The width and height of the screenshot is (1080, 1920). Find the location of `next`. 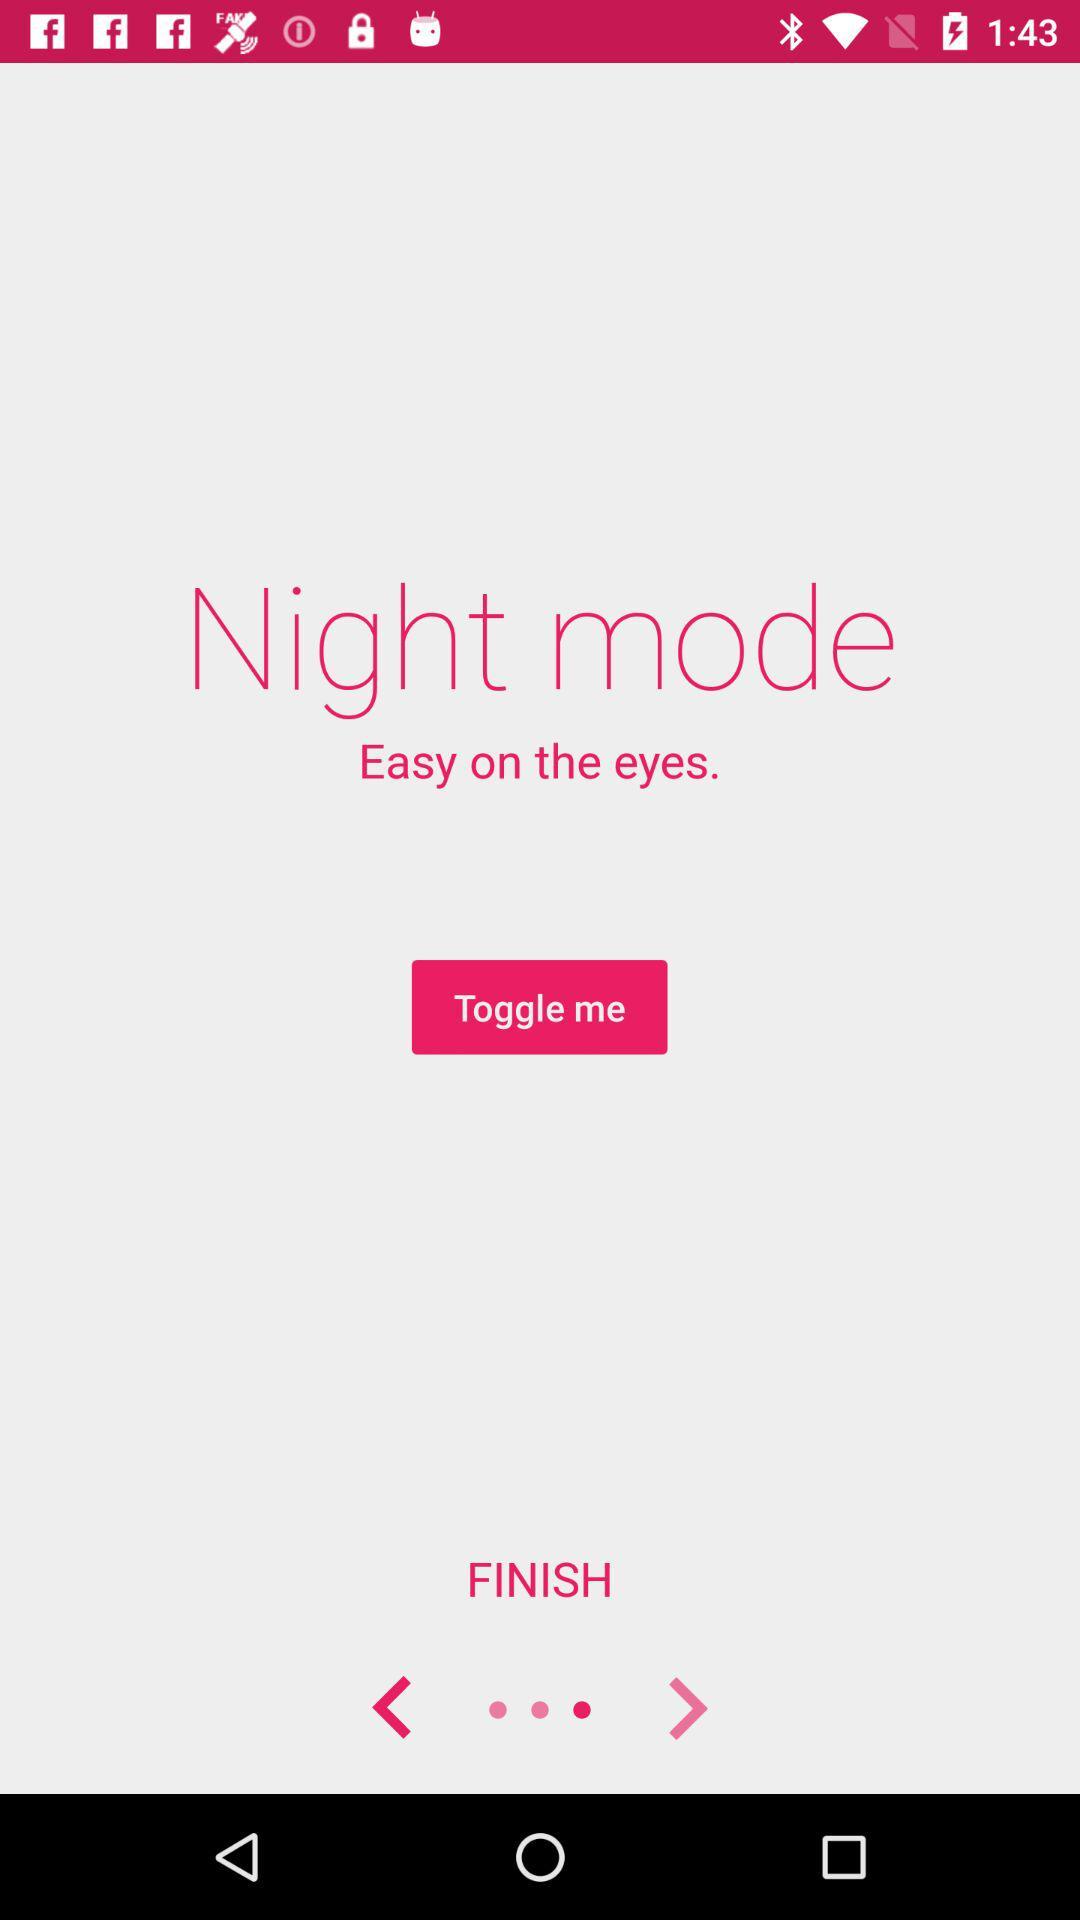

next is located at coordinates (685, 1708).